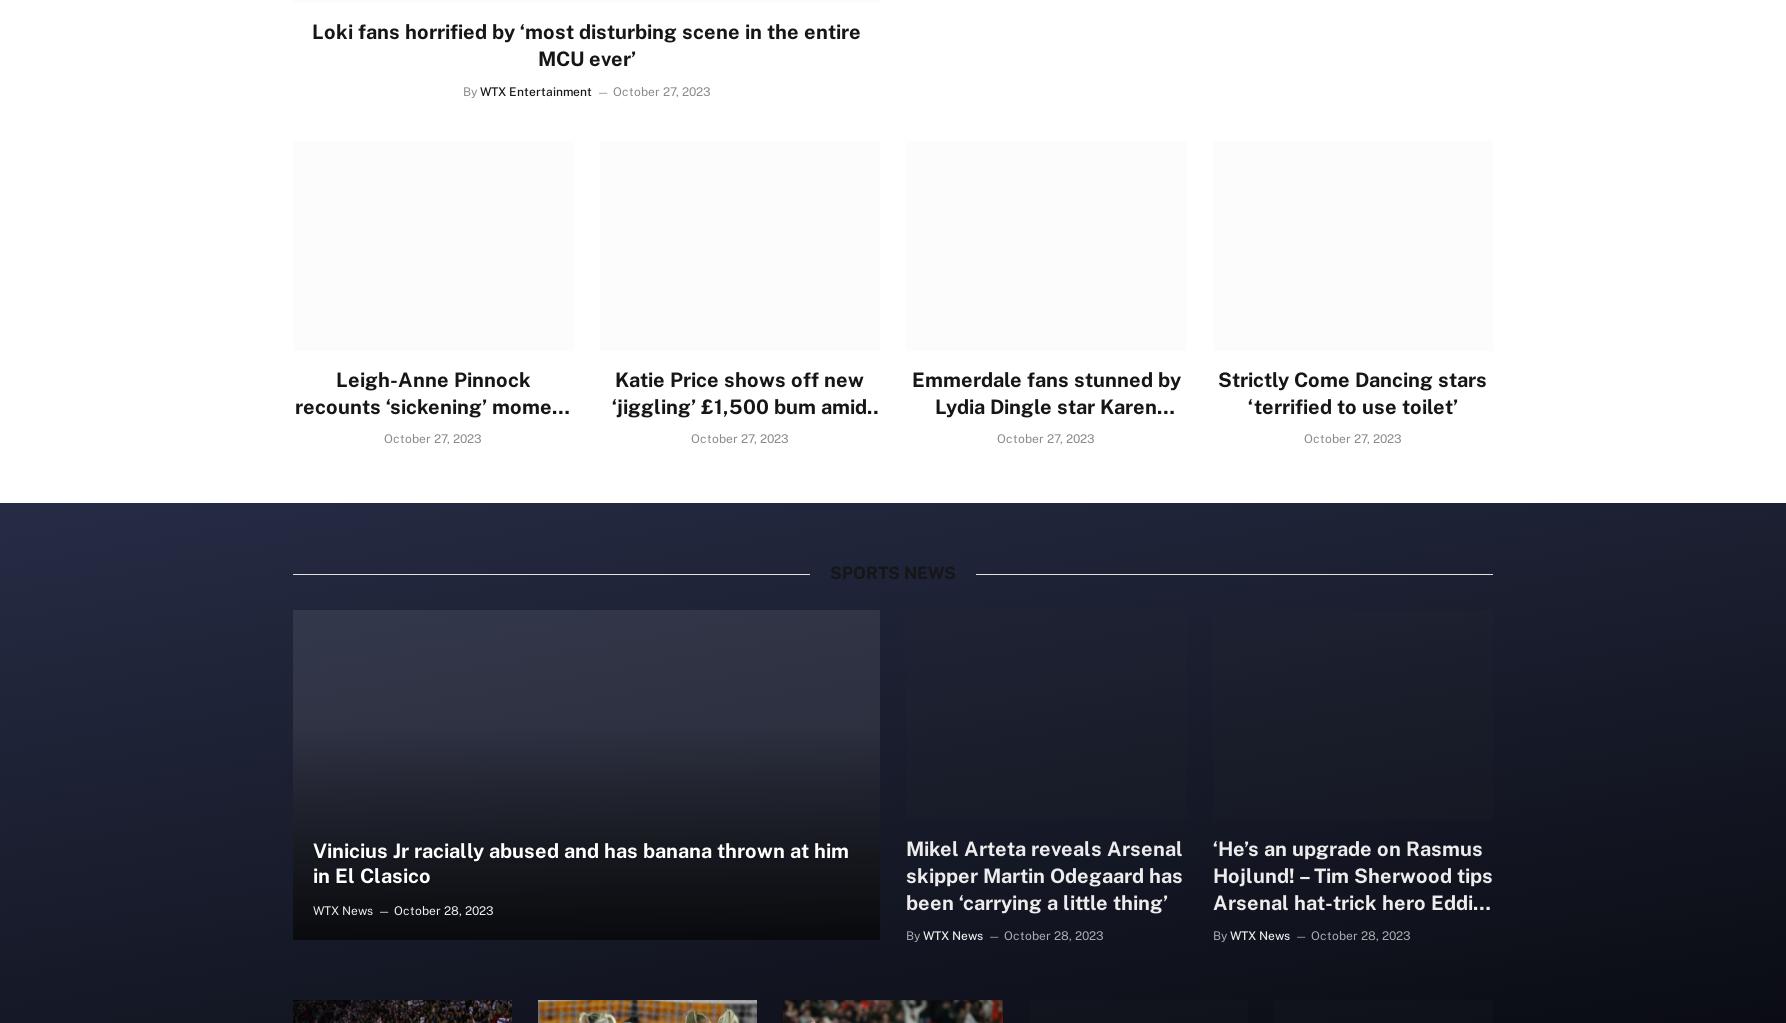  What do you see at coordinates (585, 44) in the screenshot?
I see `'Loki fans horrified by ‘most disturbing scene in the entire MCU ever’'` at bounding box center [585, 44].